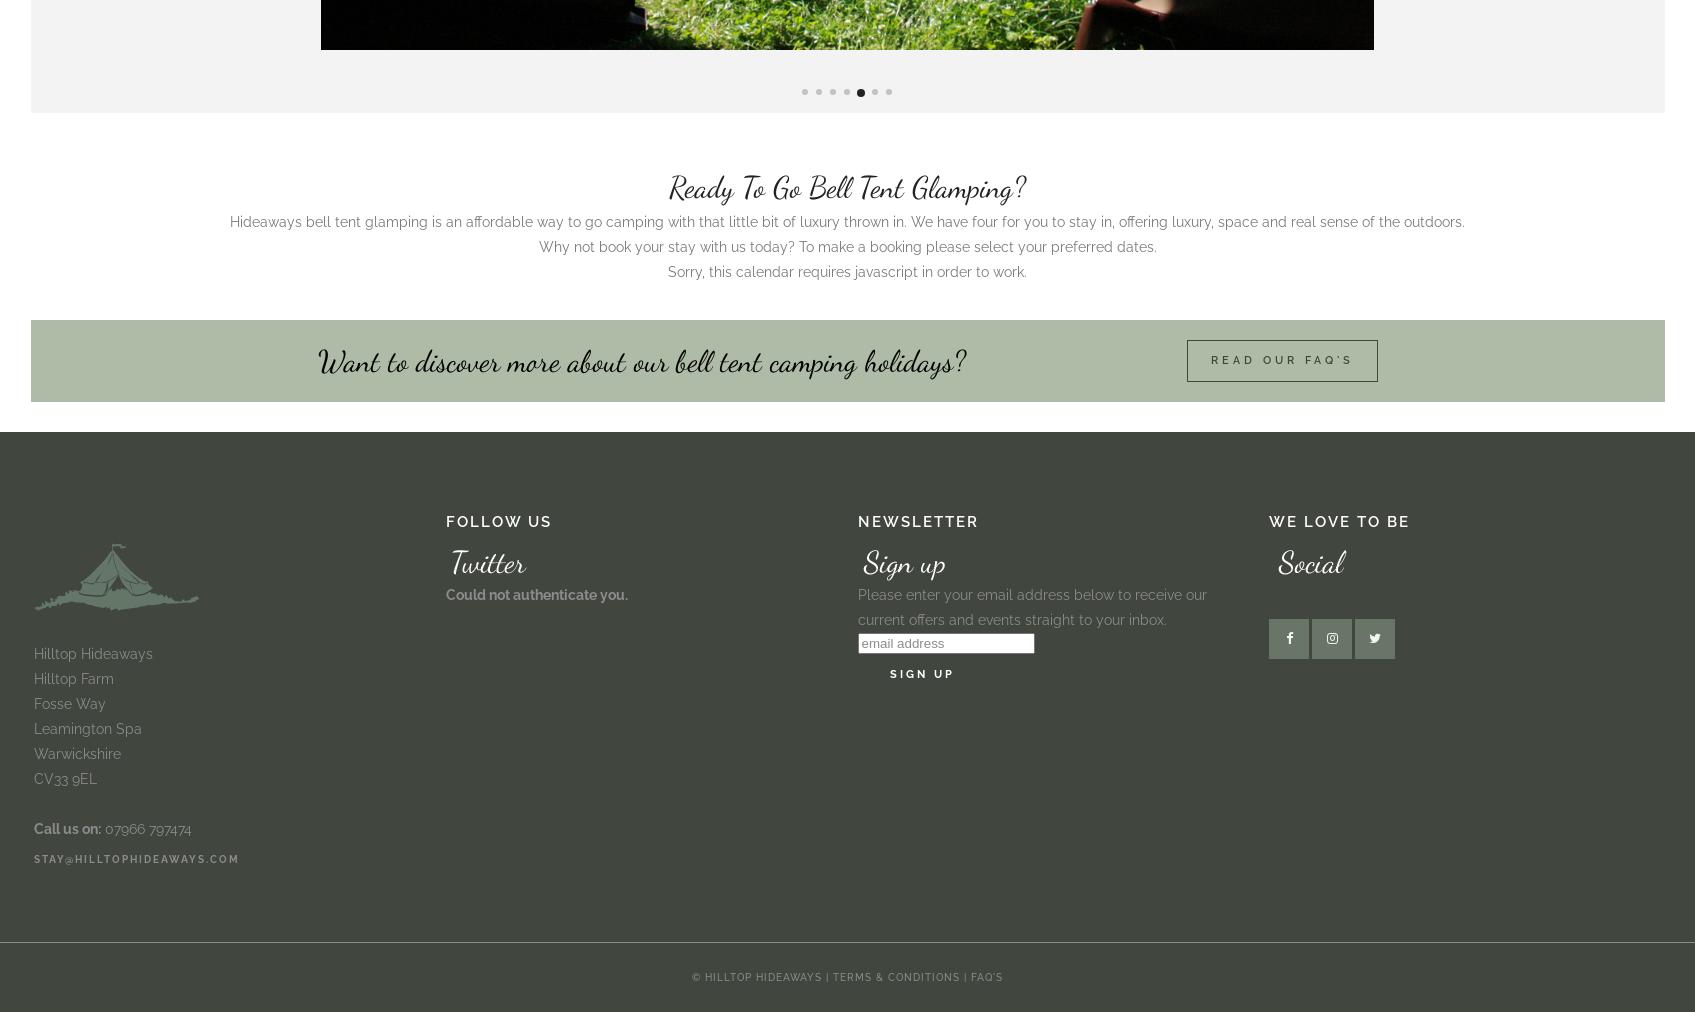 Image resolution: width=1695 pixels, height=1012 pixels. What do you see at coordinates (34, 828) in the screenshot?
I see `'Call us on:'` at bounding box center [34, 828].